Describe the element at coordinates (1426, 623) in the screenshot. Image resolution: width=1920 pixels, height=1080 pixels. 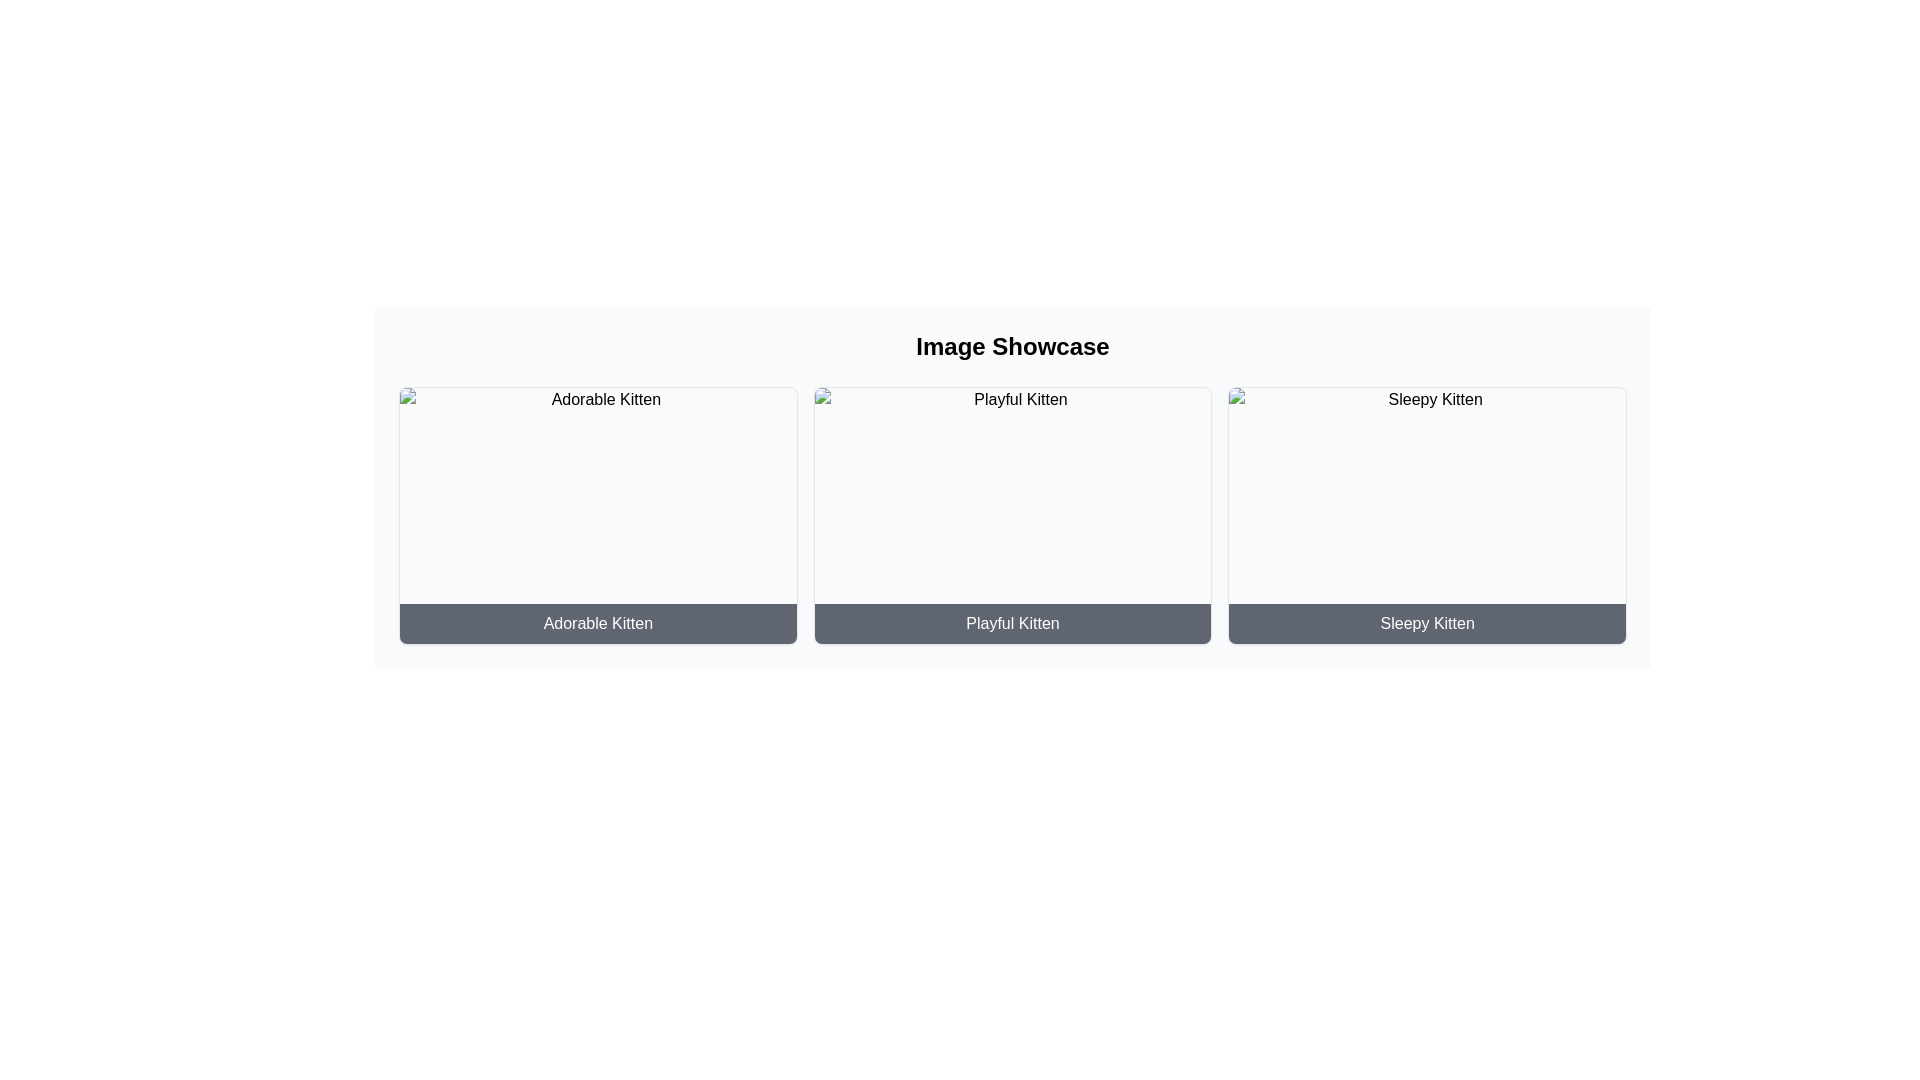
I see `the descriptive label at the bottom of the rounded rectangle card that is the third in a horizontal row, located in the right-most position, below an image of a kitten` at that location.